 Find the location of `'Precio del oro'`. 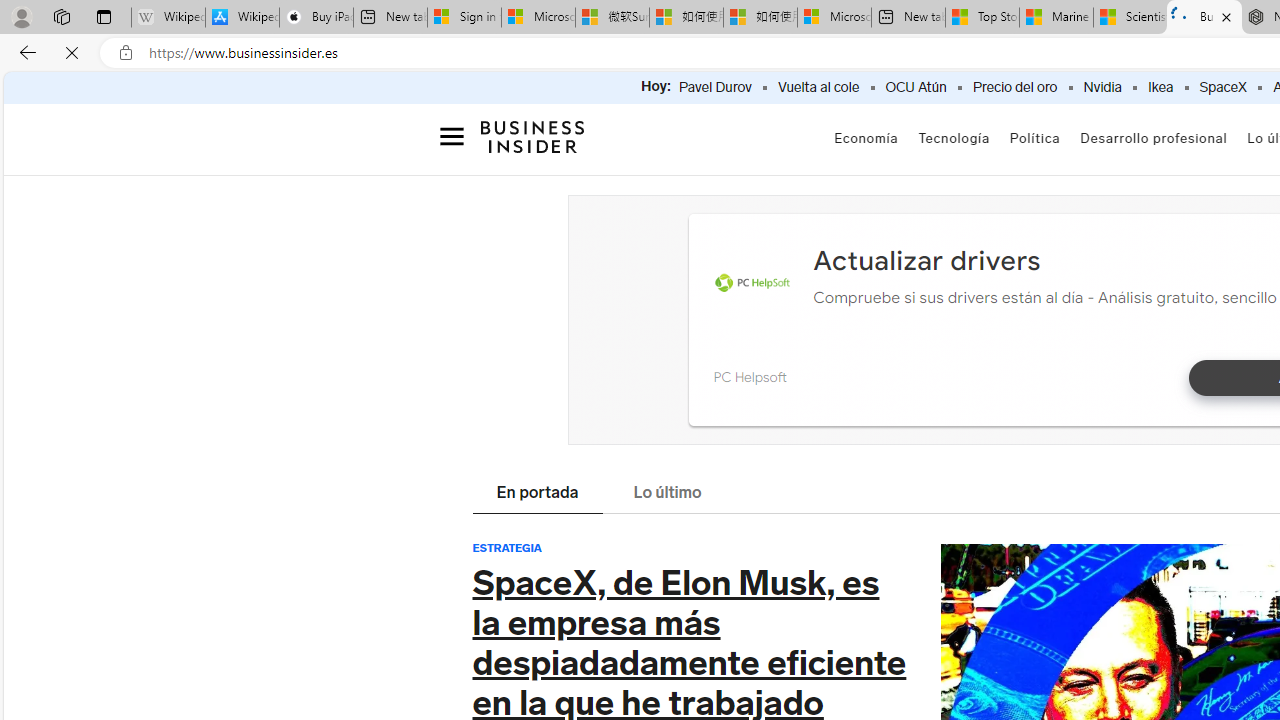

'Precio del oro' is located at coordinates (1015, 87).